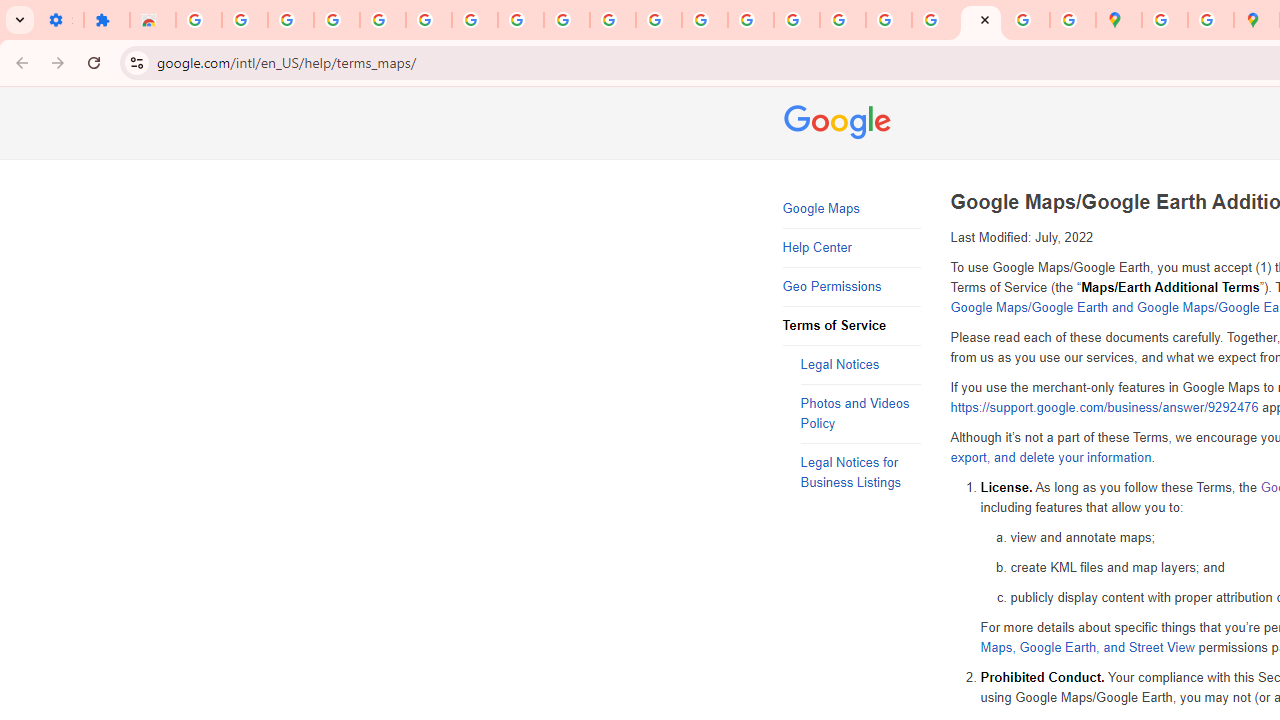 This screenshot has width=1280, height=720. I want to click on 'Google Maps', so click(851, 209).